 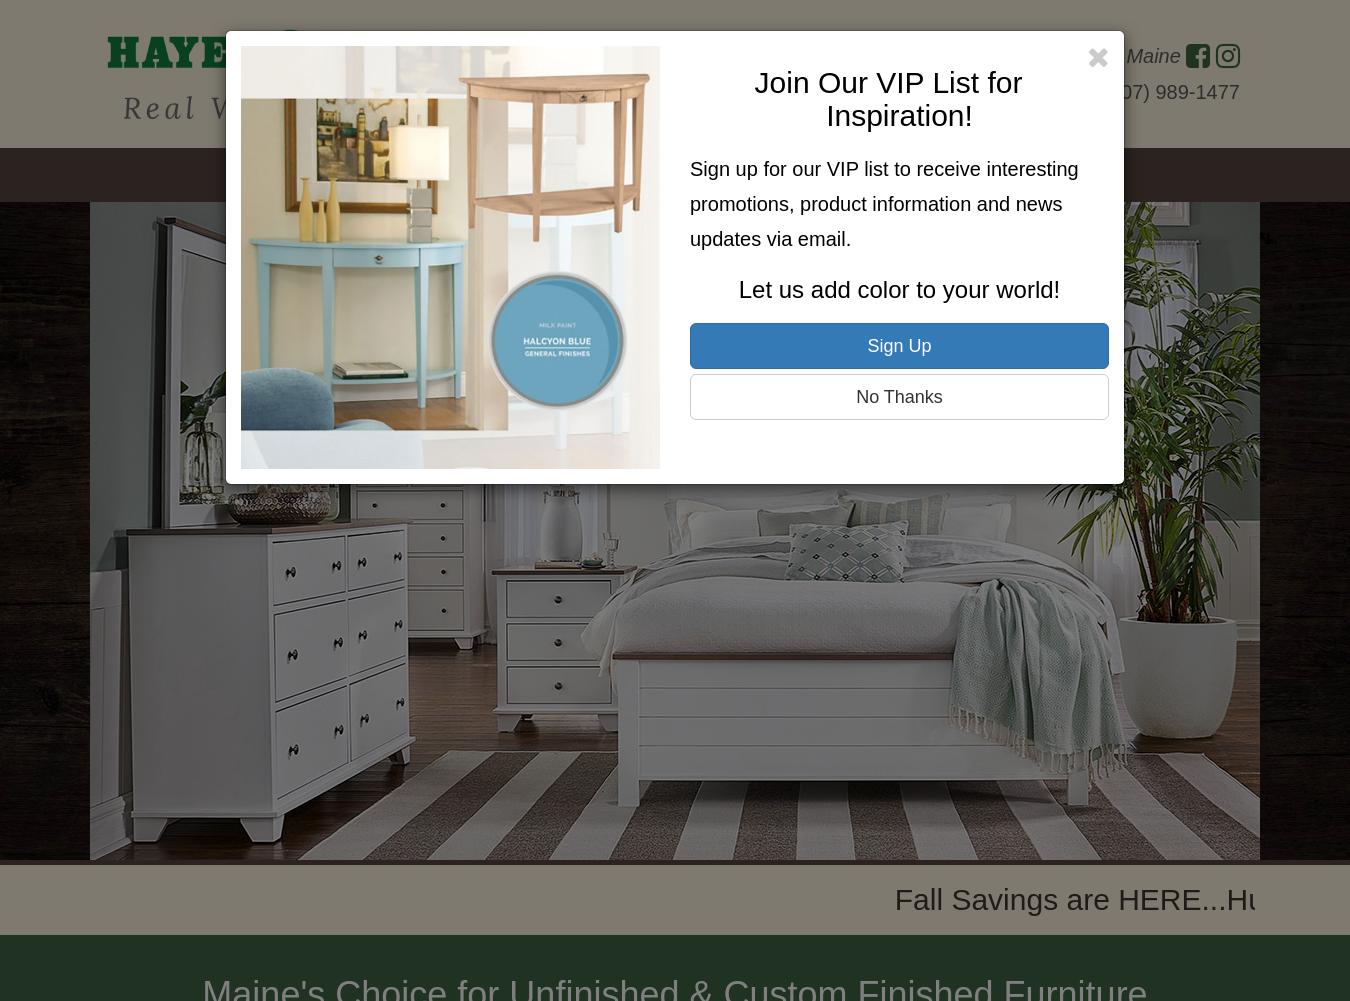 I want to click on 'Showroom', so click(x=539, y=175).